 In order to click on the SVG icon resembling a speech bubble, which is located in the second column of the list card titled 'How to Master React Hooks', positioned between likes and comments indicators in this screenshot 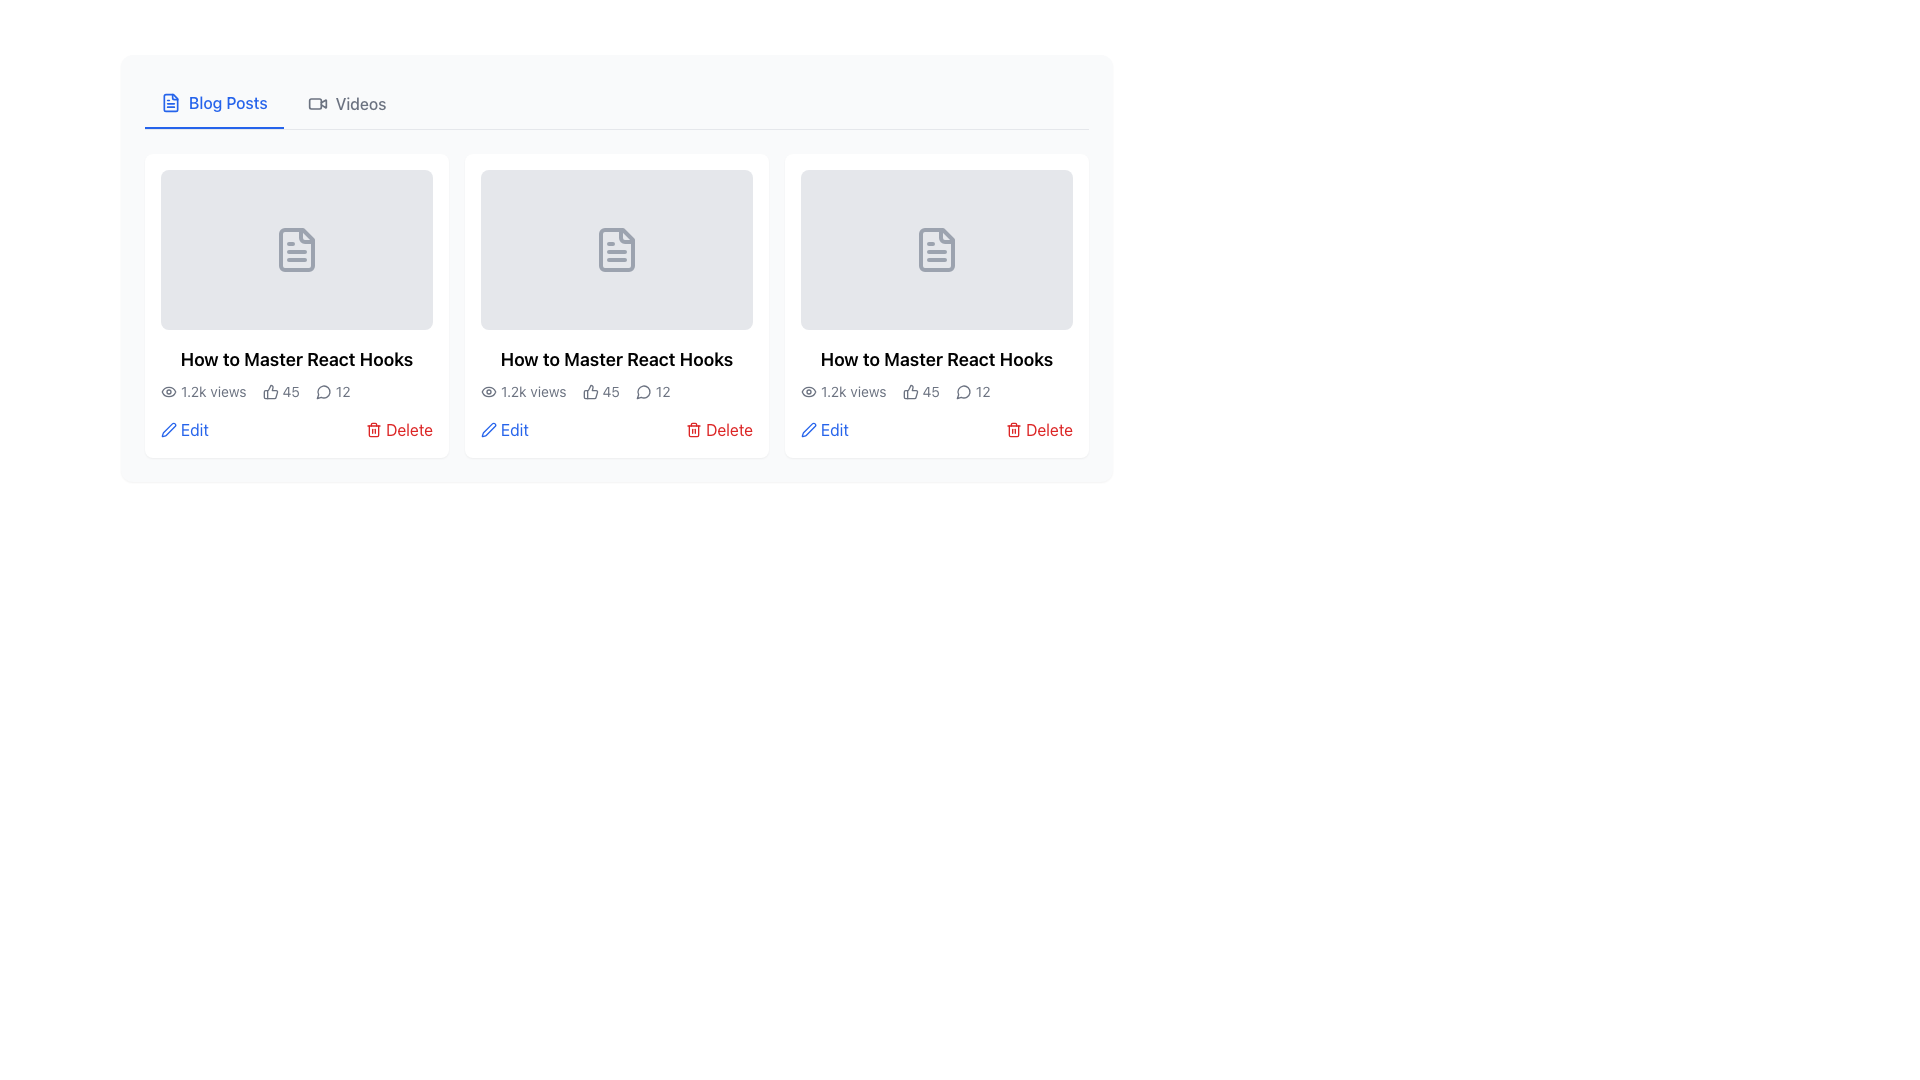, I will do `click(643, 392)`.